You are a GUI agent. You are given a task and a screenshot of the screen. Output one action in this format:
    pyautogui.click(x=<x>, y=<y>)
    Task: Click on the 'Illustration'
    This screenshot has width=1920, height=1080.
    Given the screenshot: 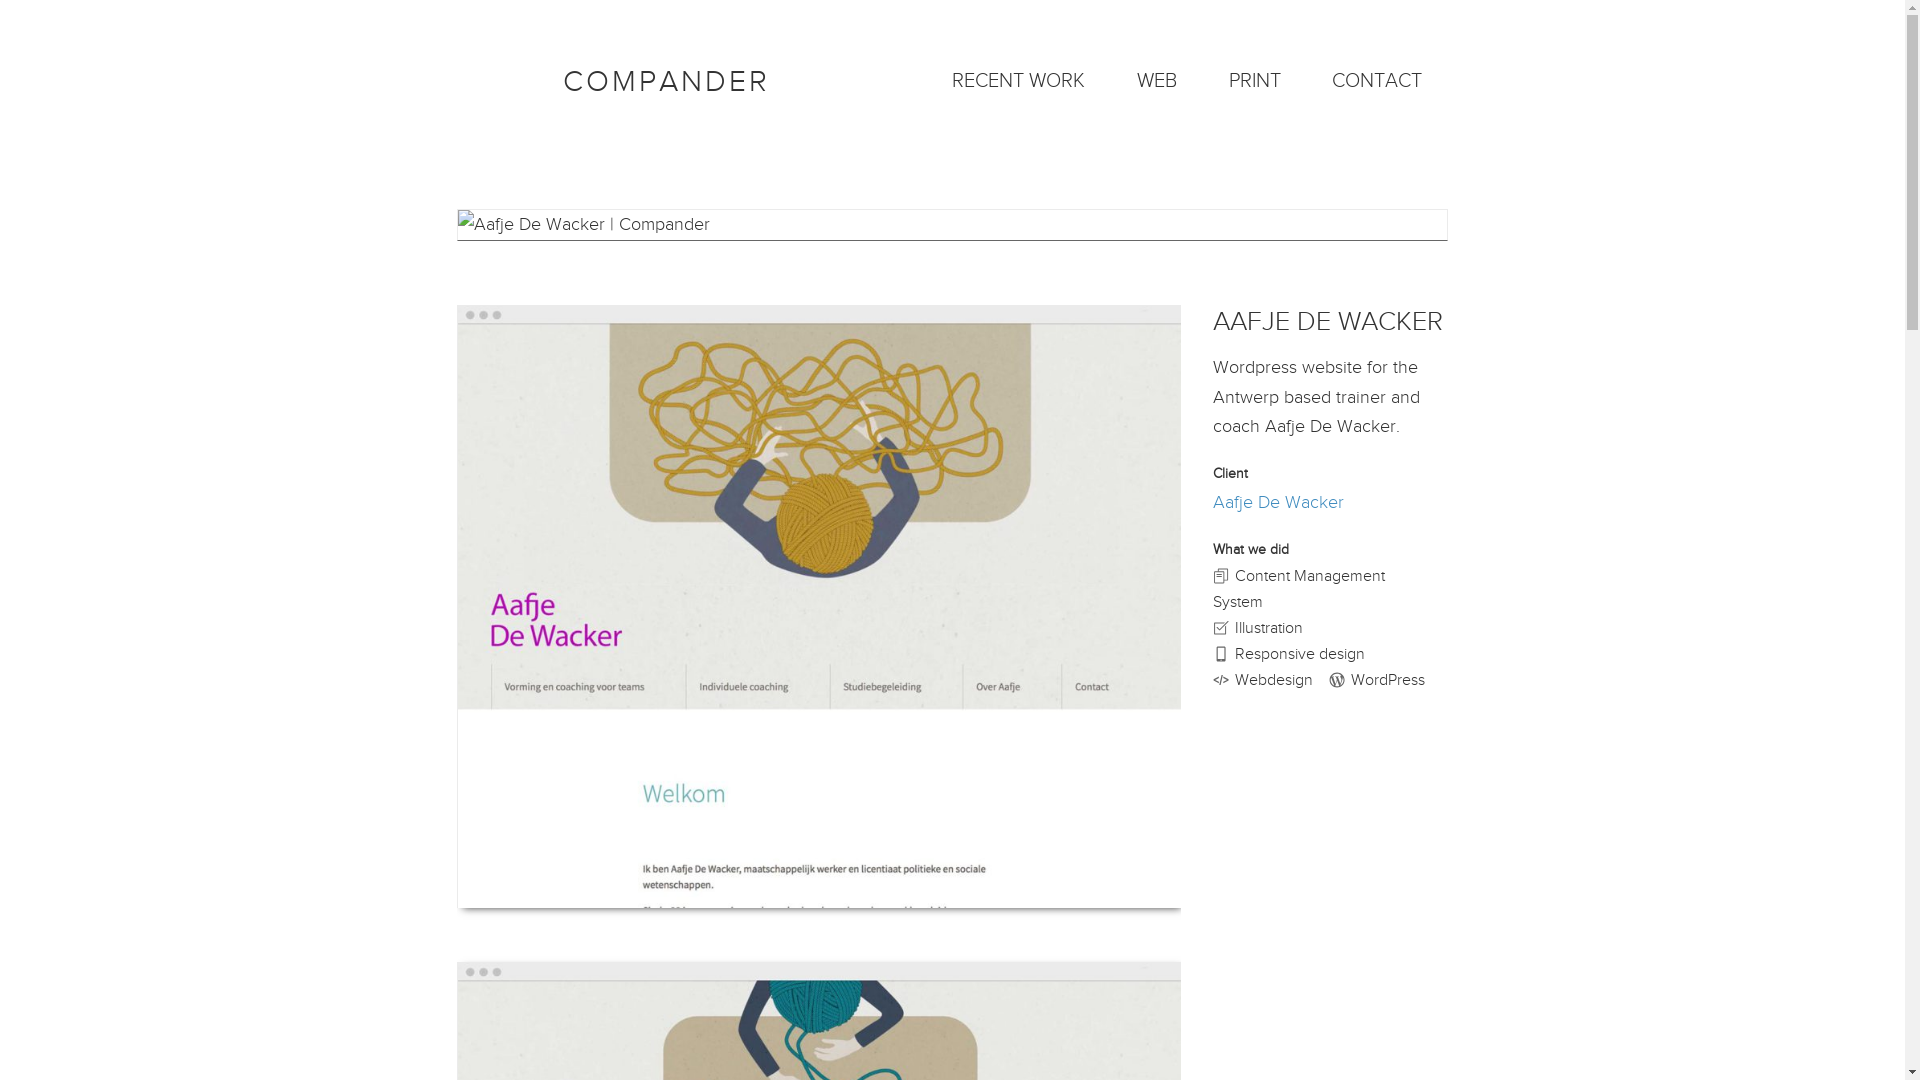 What is the action you would take?
    pyautogui.click(x=1256, y=627)
    